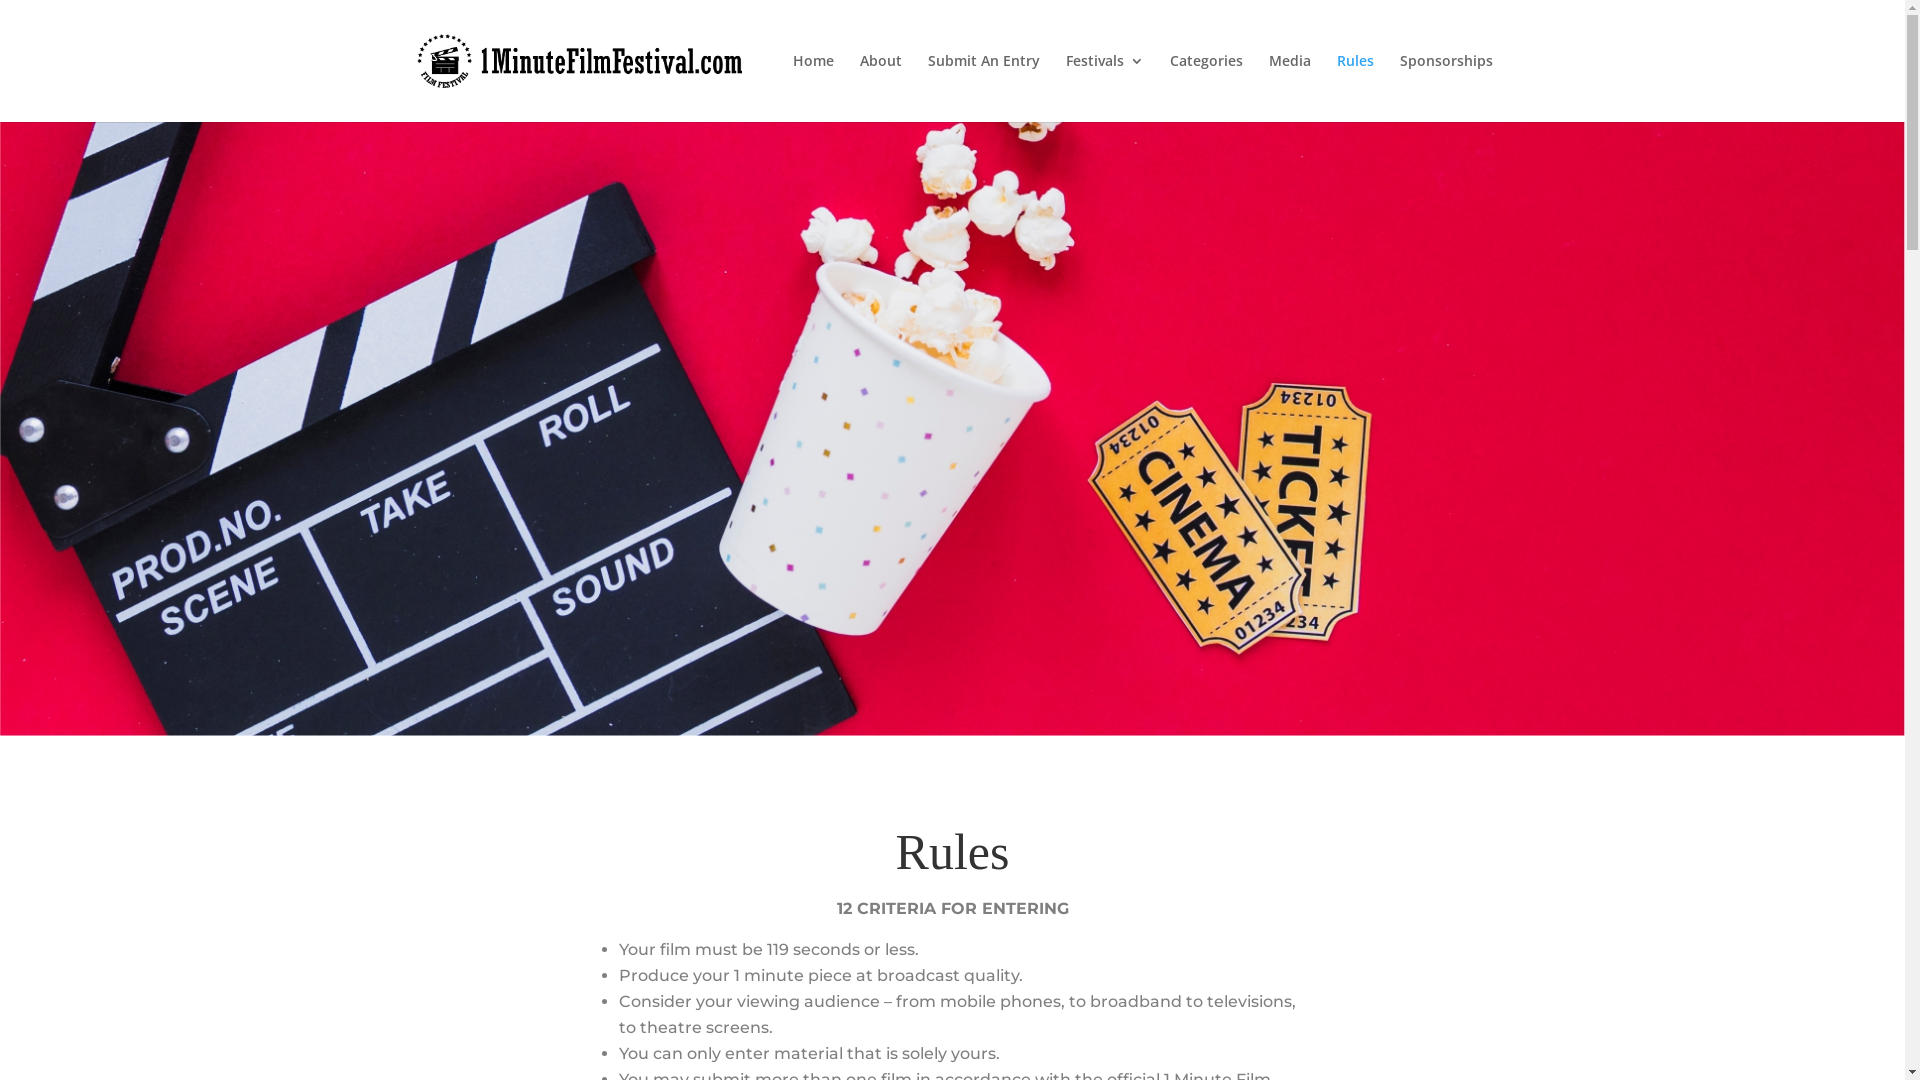 The width and height of the screenshot is (1920, 1080). Describe the element at coordinates (1354, 87) in the screenshot. I see `'Rules'` at that location.